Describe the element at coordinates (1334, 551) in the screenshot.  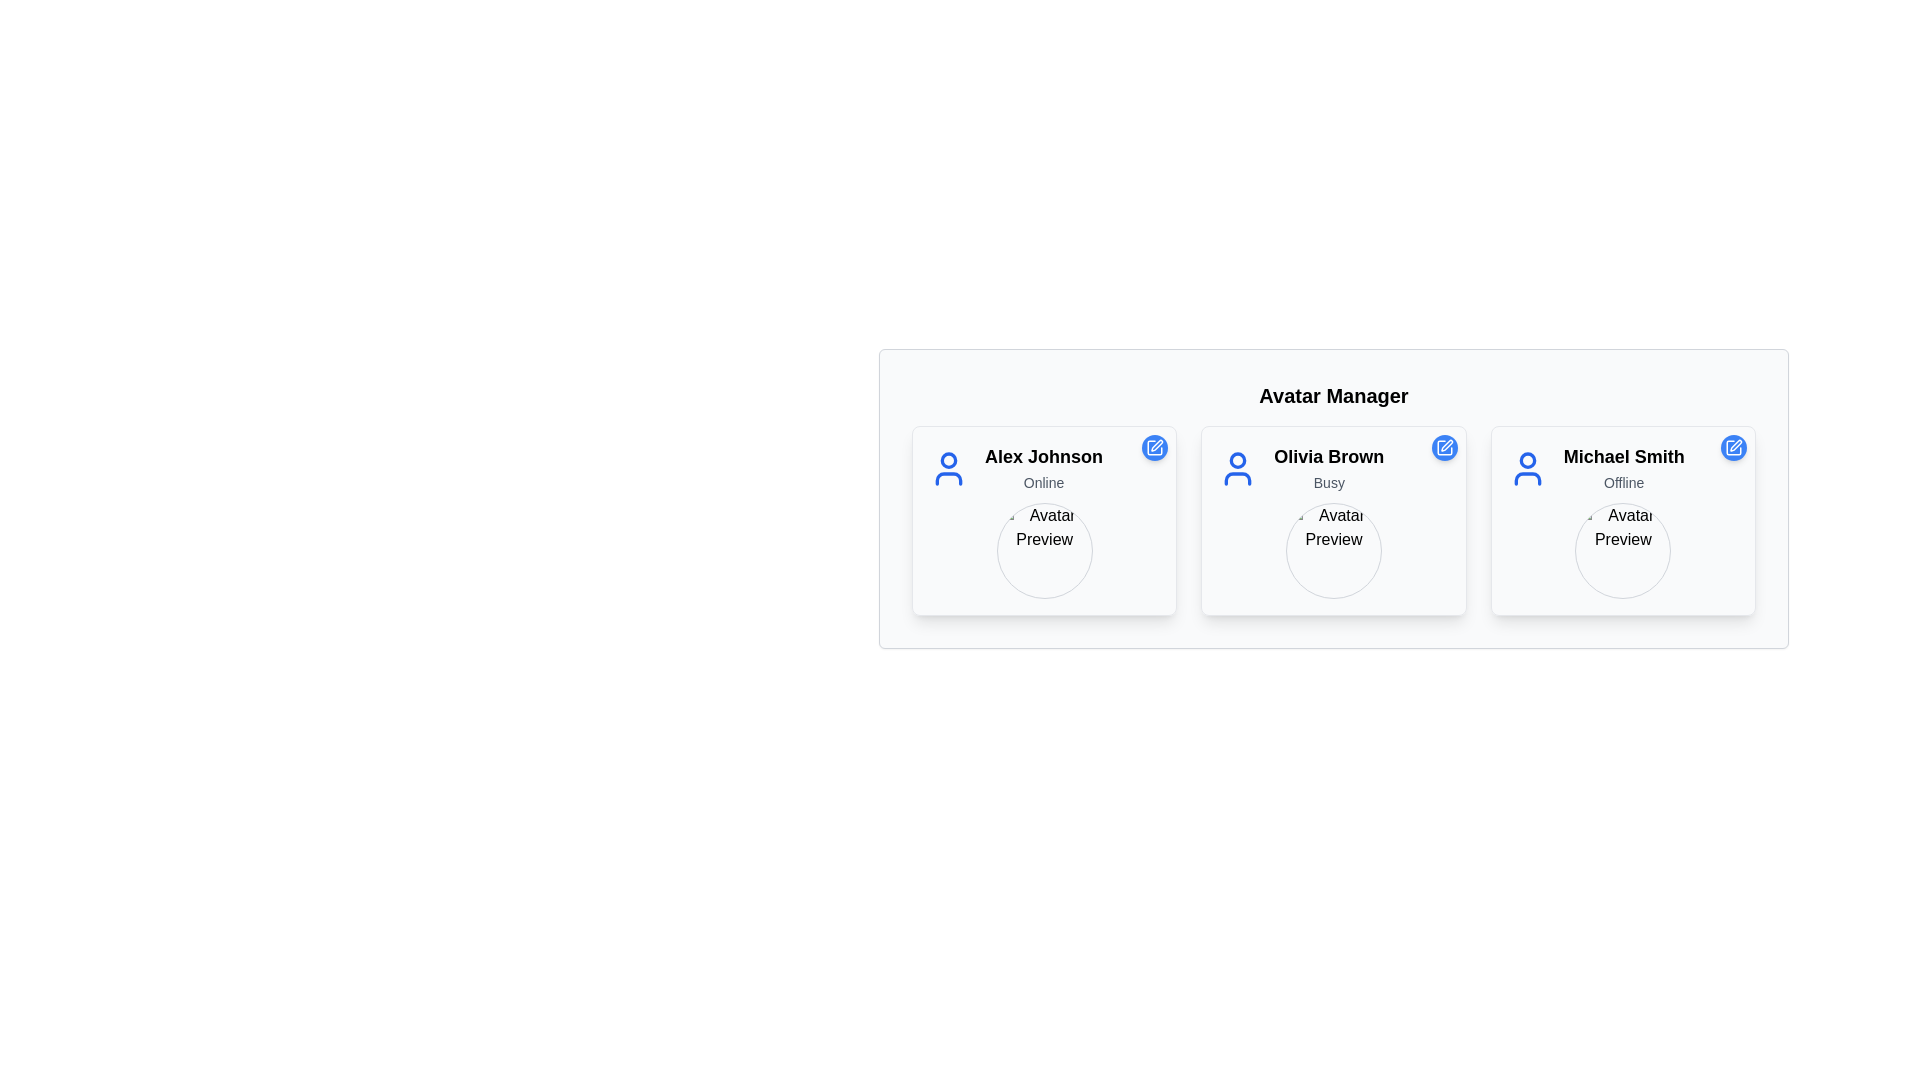
I see `the image placeholder for the user's avatar display located at the center of the 'Olivia Brown' card in the Avatar Manager section` at that location.